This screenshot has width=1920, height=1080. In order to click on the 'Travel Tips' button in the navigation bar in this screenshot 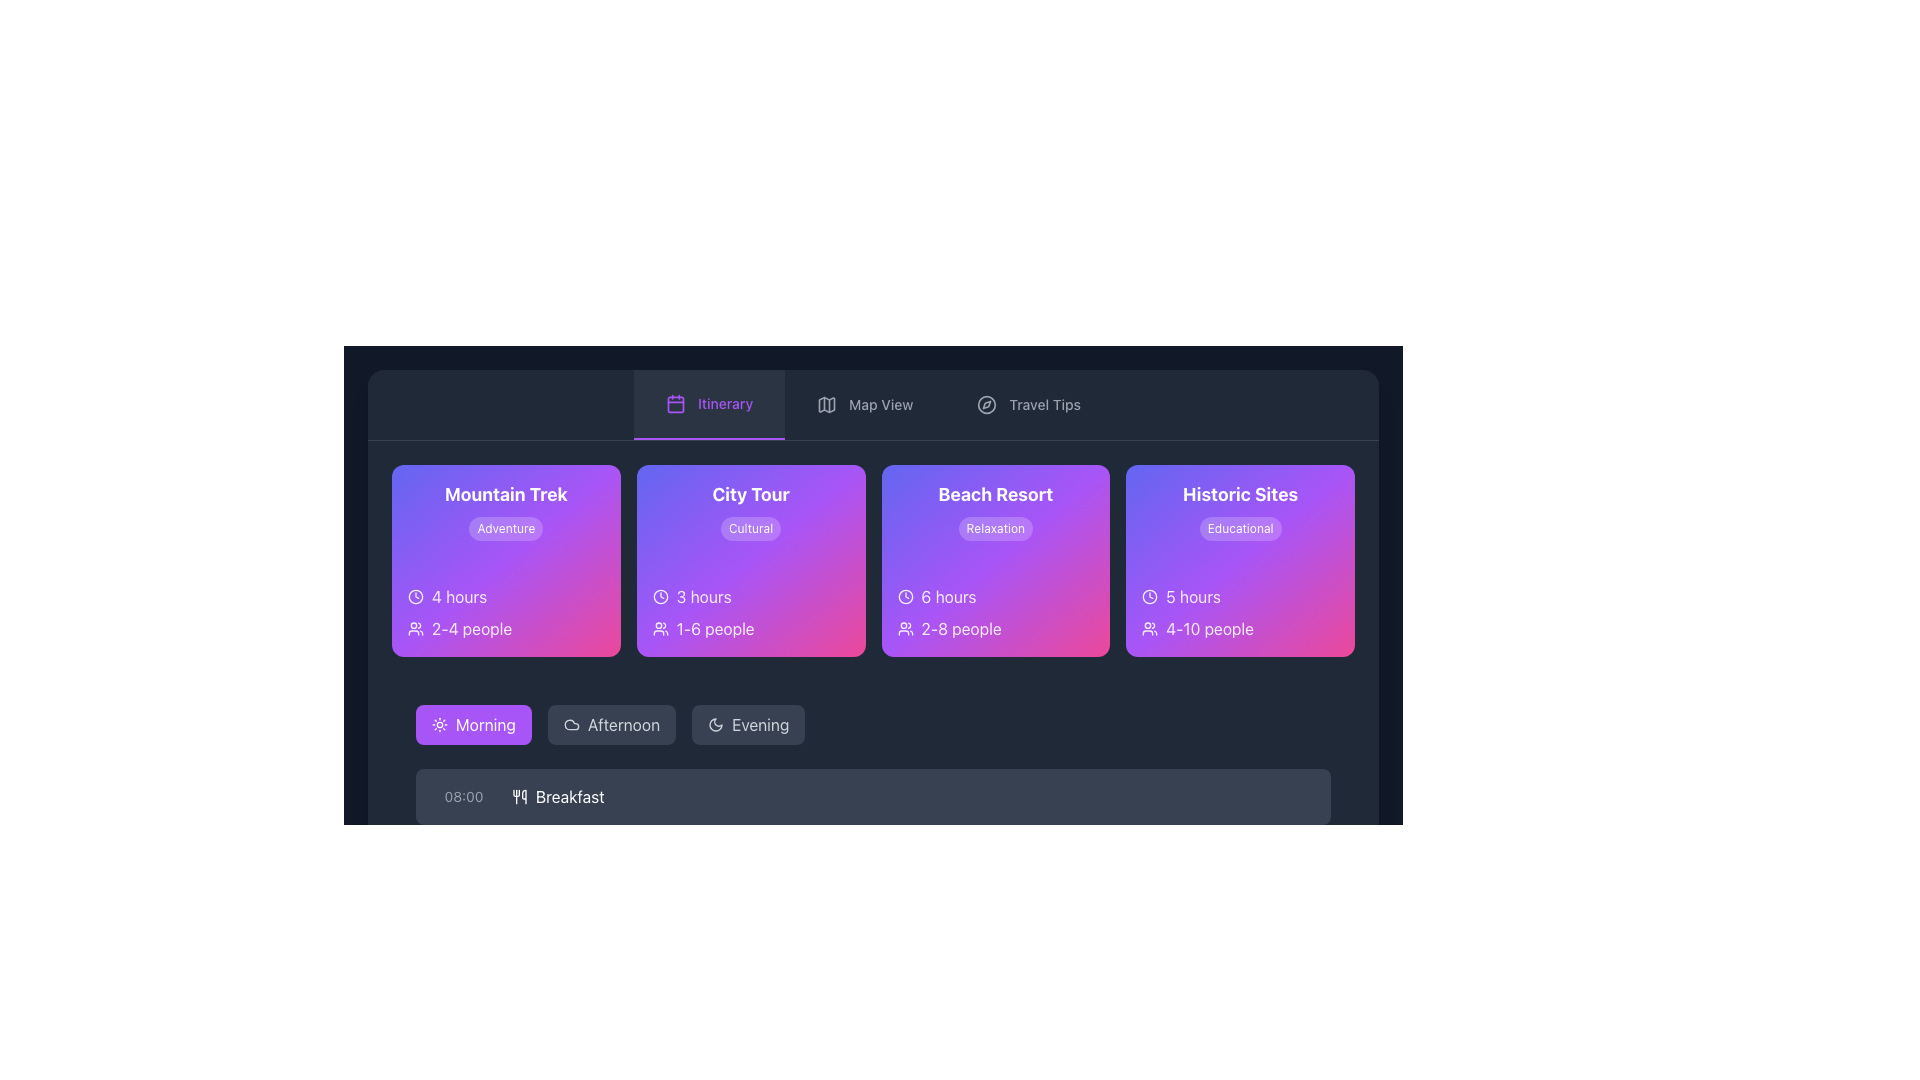, I will do `click(1028, 405)`.